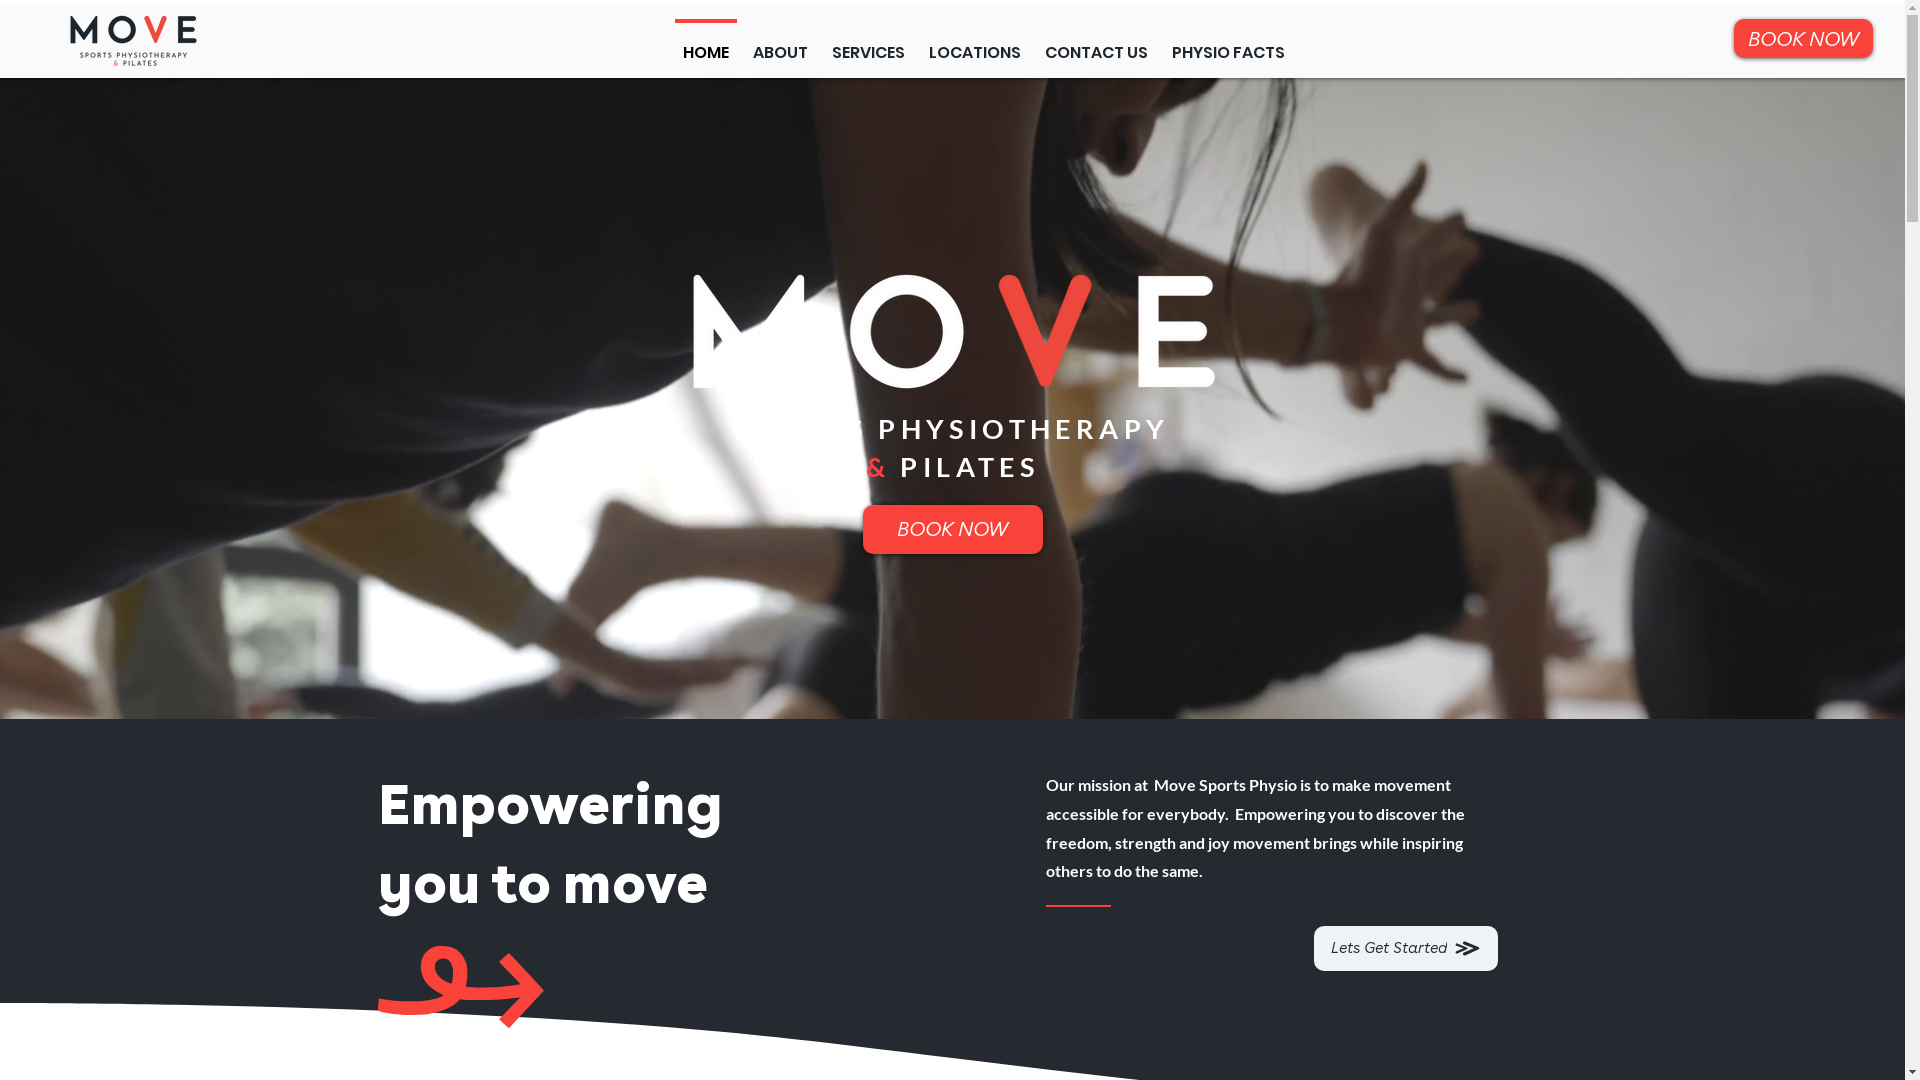 This screenshot has height=1080, width=1920. I want to click on 'HOME', so click(671, 43).